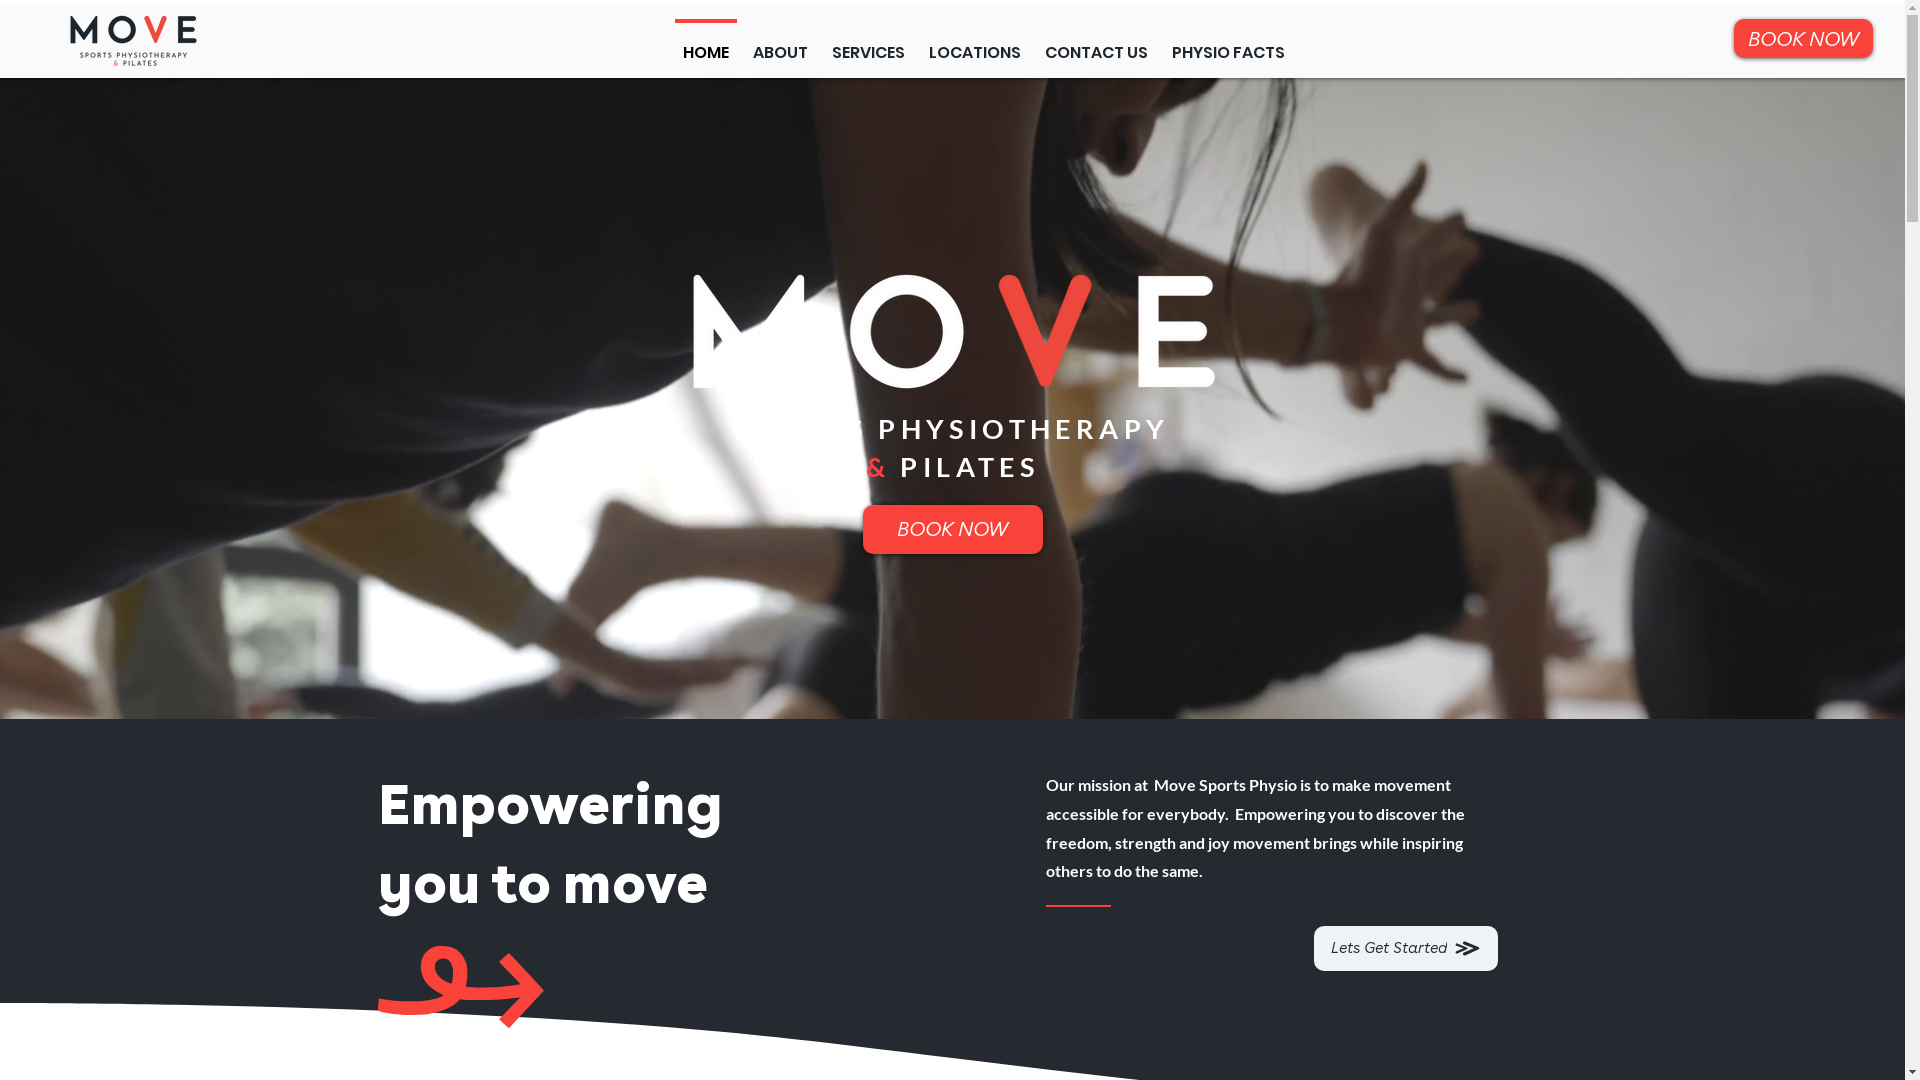 This screenshot has height=1080, width=1920. I want to click on 'HOME', so click(671, 43).